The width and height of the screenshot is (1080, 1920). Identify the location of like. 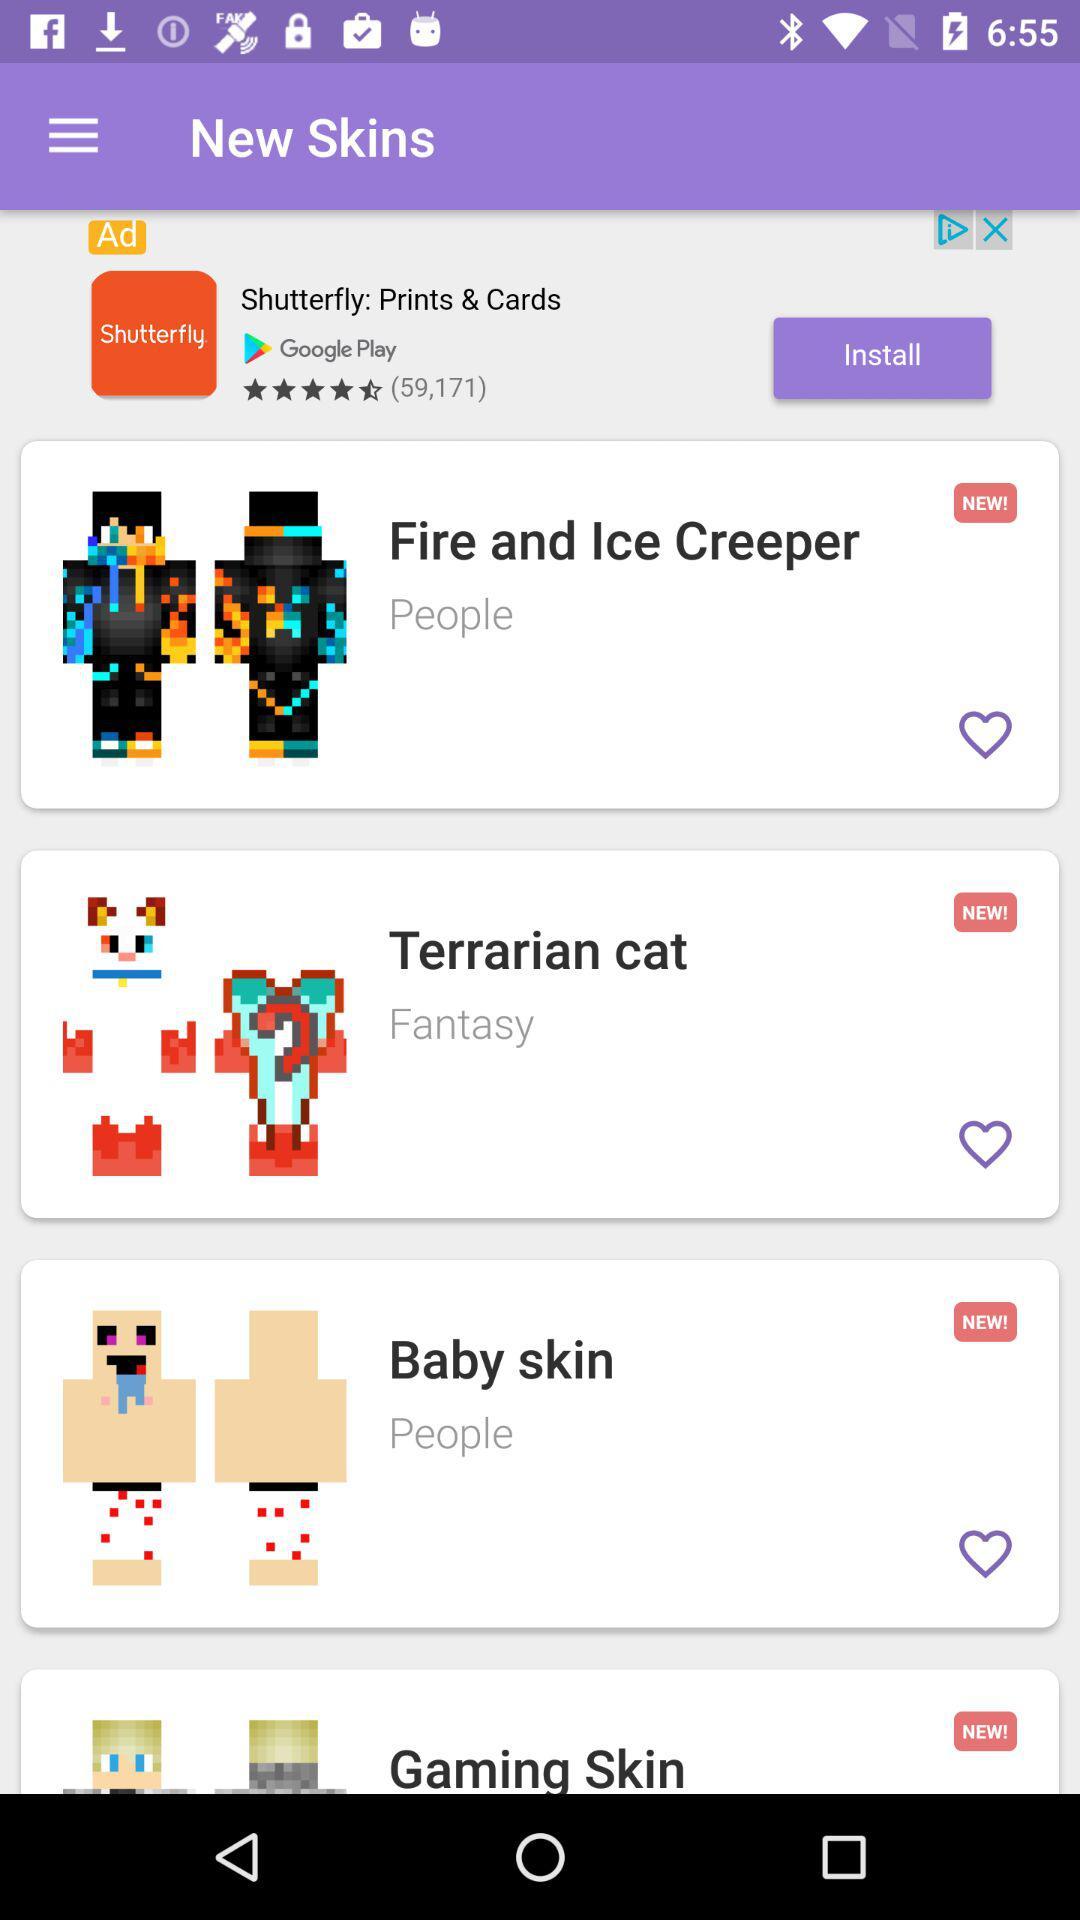
(984, 733).